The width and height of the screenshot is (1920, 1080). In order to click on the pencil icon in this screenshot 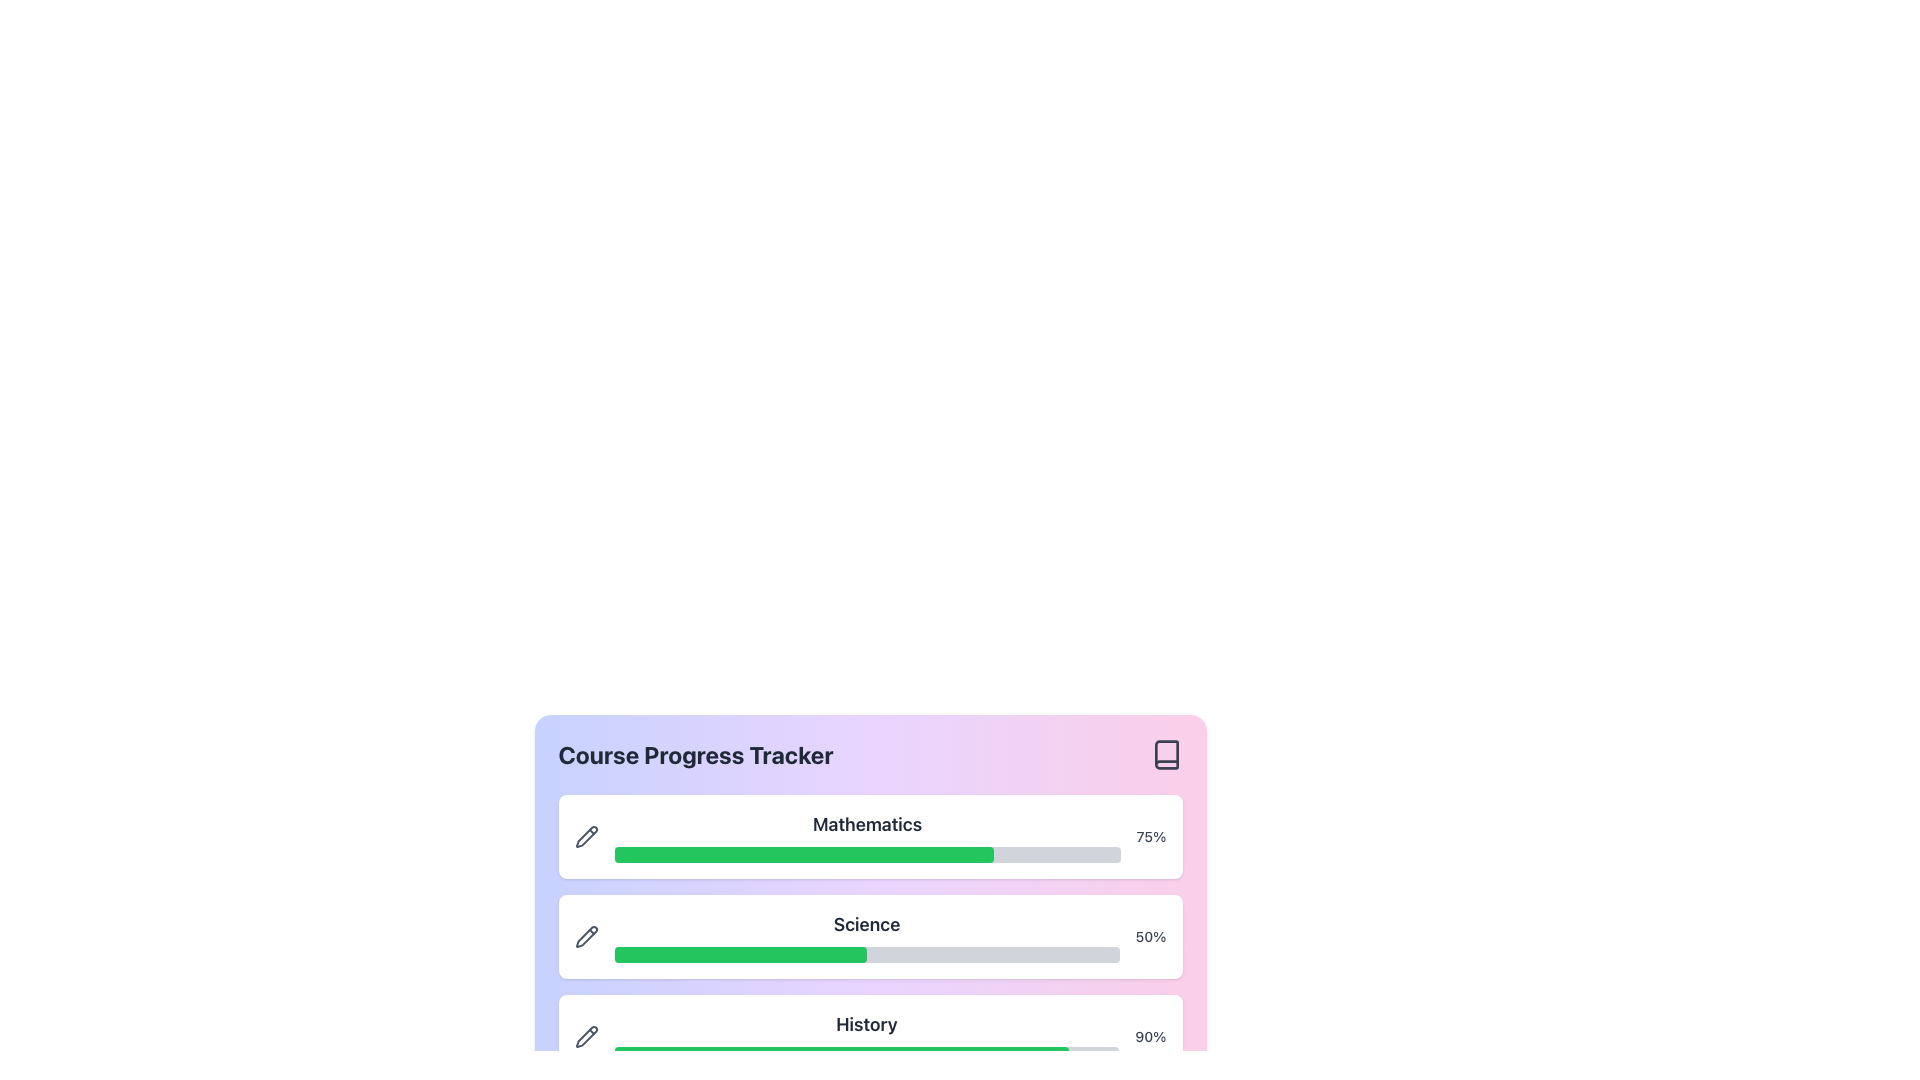, I will do `click(585, 937)`.